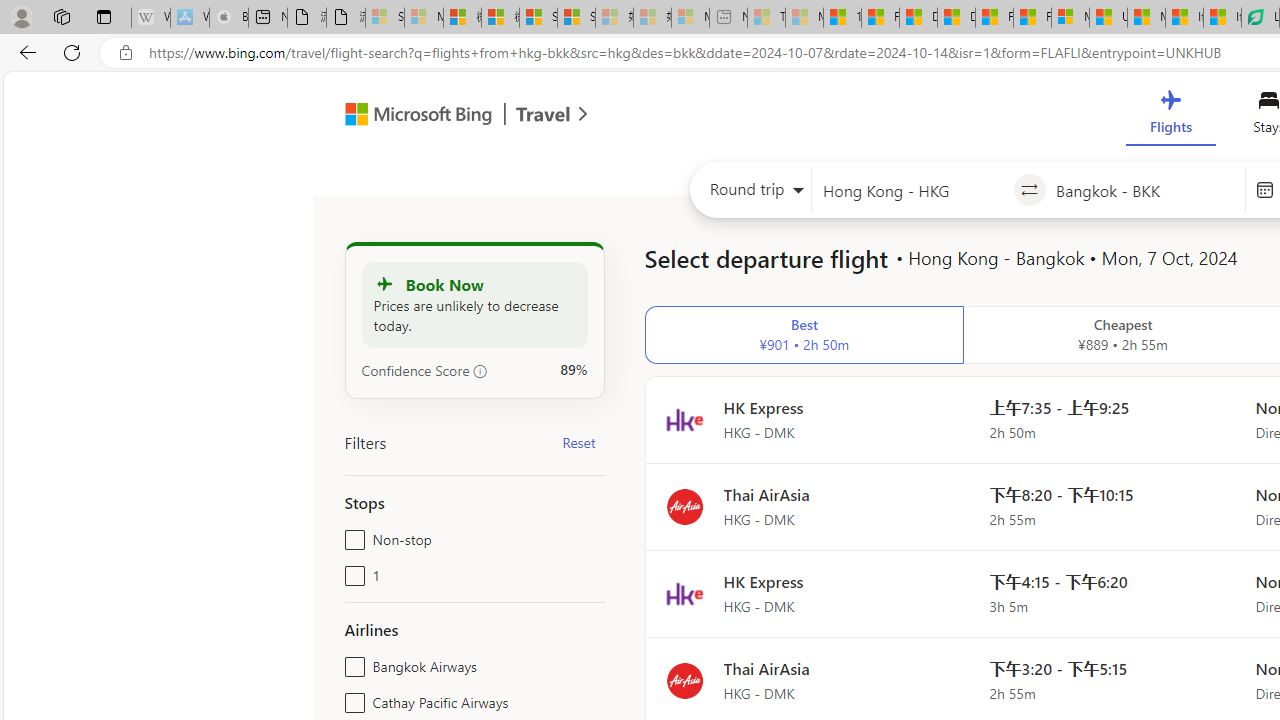 The image size is (1280, 720). Describe the element at coordinates (412, 114) in the screenshot. I see `'Class: msft-bing-logo msft-bing-logo-desktop'` at that location.